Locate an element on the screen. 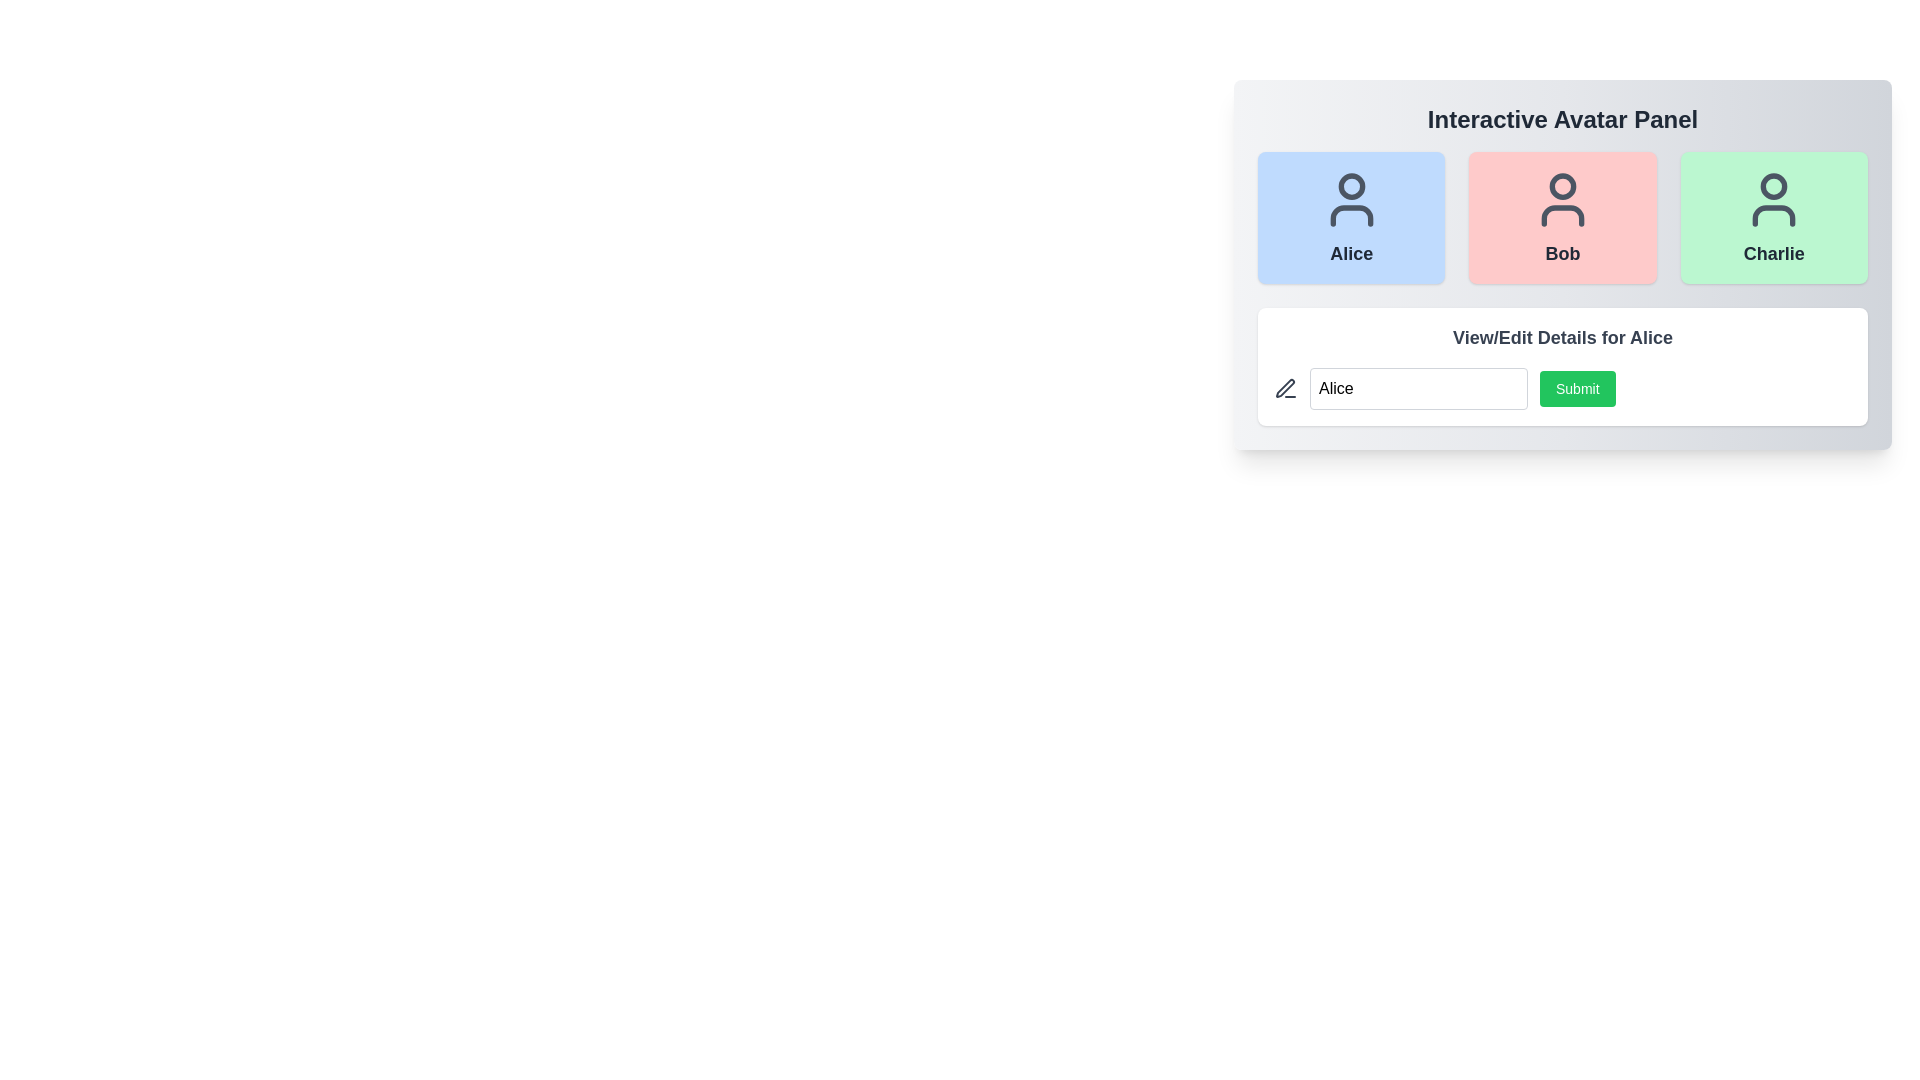 The width and height of the screenshot is (1920, 1080). the text label 'Bob' which identifies the user in the middle card to focus on it is located at coordinates (1562, 253).